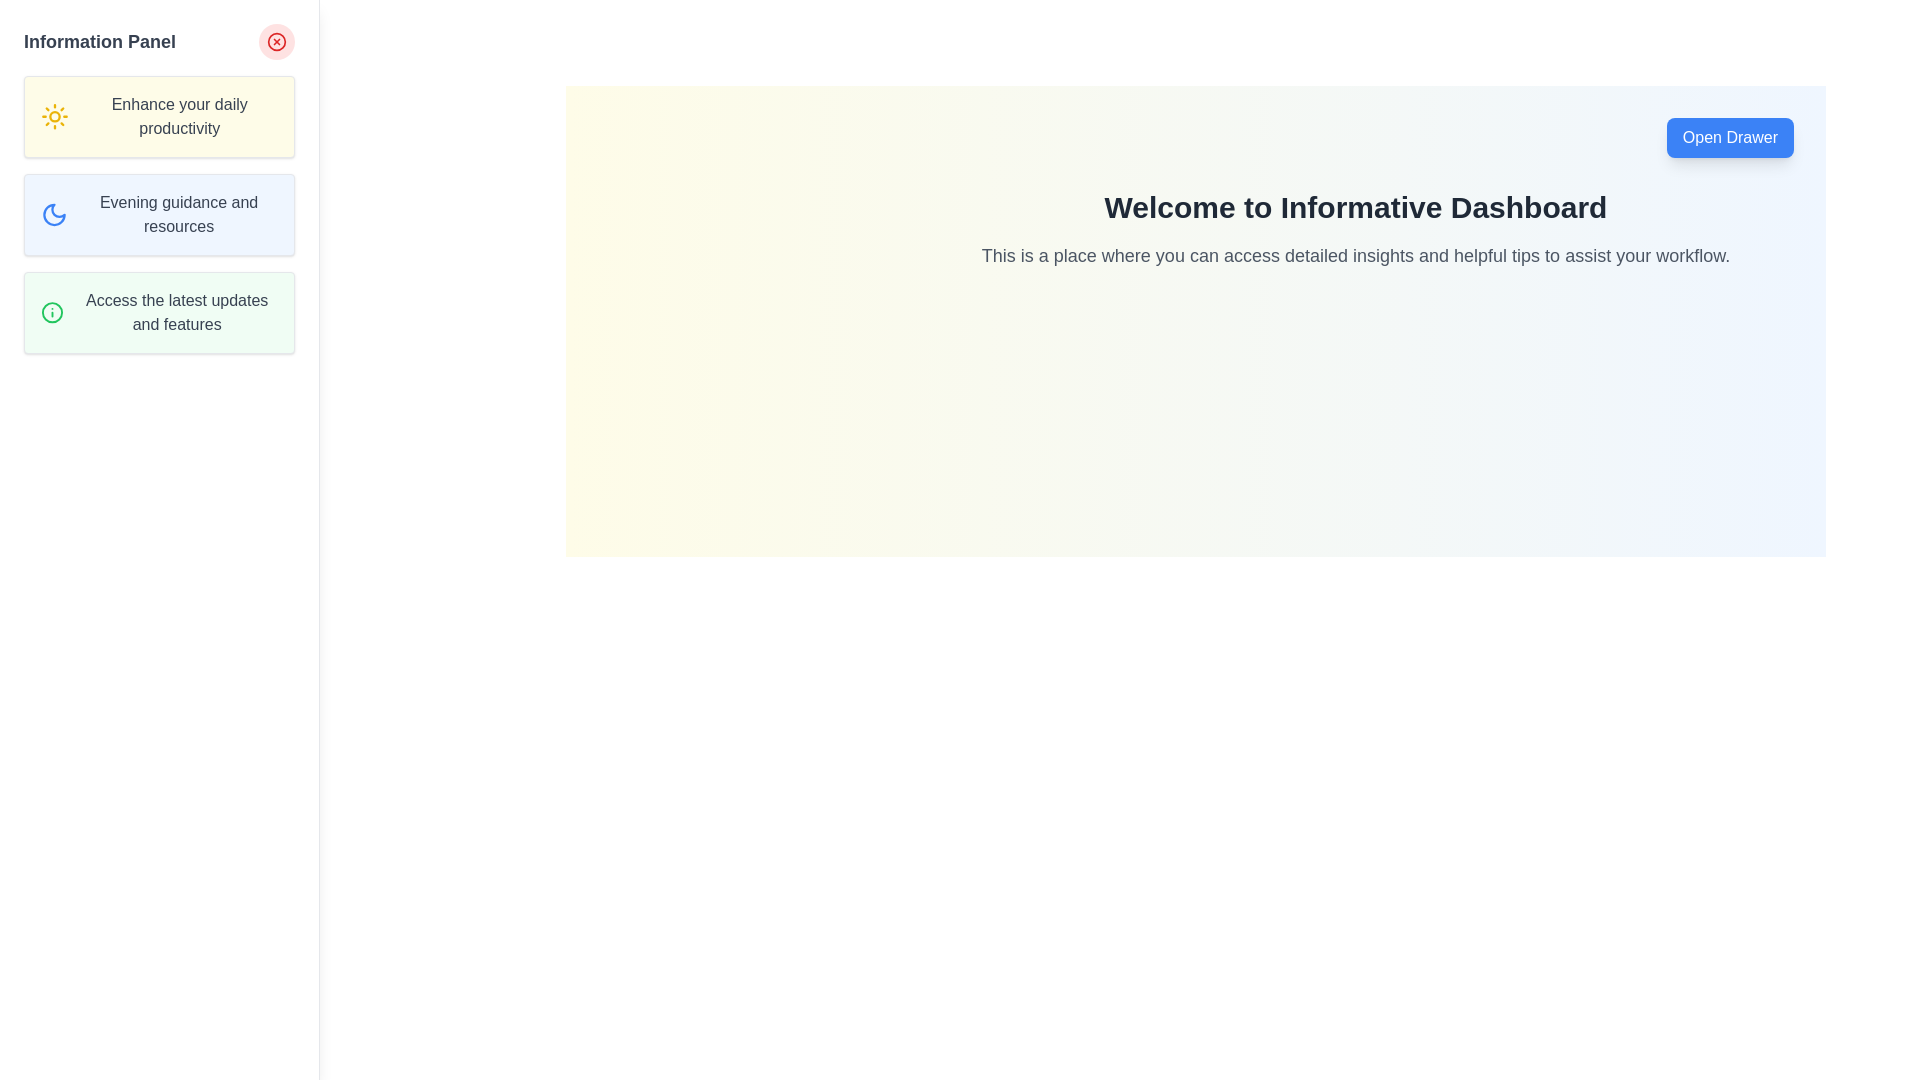 This screenshot has width=1920, height=1080. Describe the element at coordinates (55, 116) in the screenshot. I see `the decorative sun icon located at the top left corner of the 'Information Panel' under the 'Enhance your daily productivity' card in the left sidebar` at that location.